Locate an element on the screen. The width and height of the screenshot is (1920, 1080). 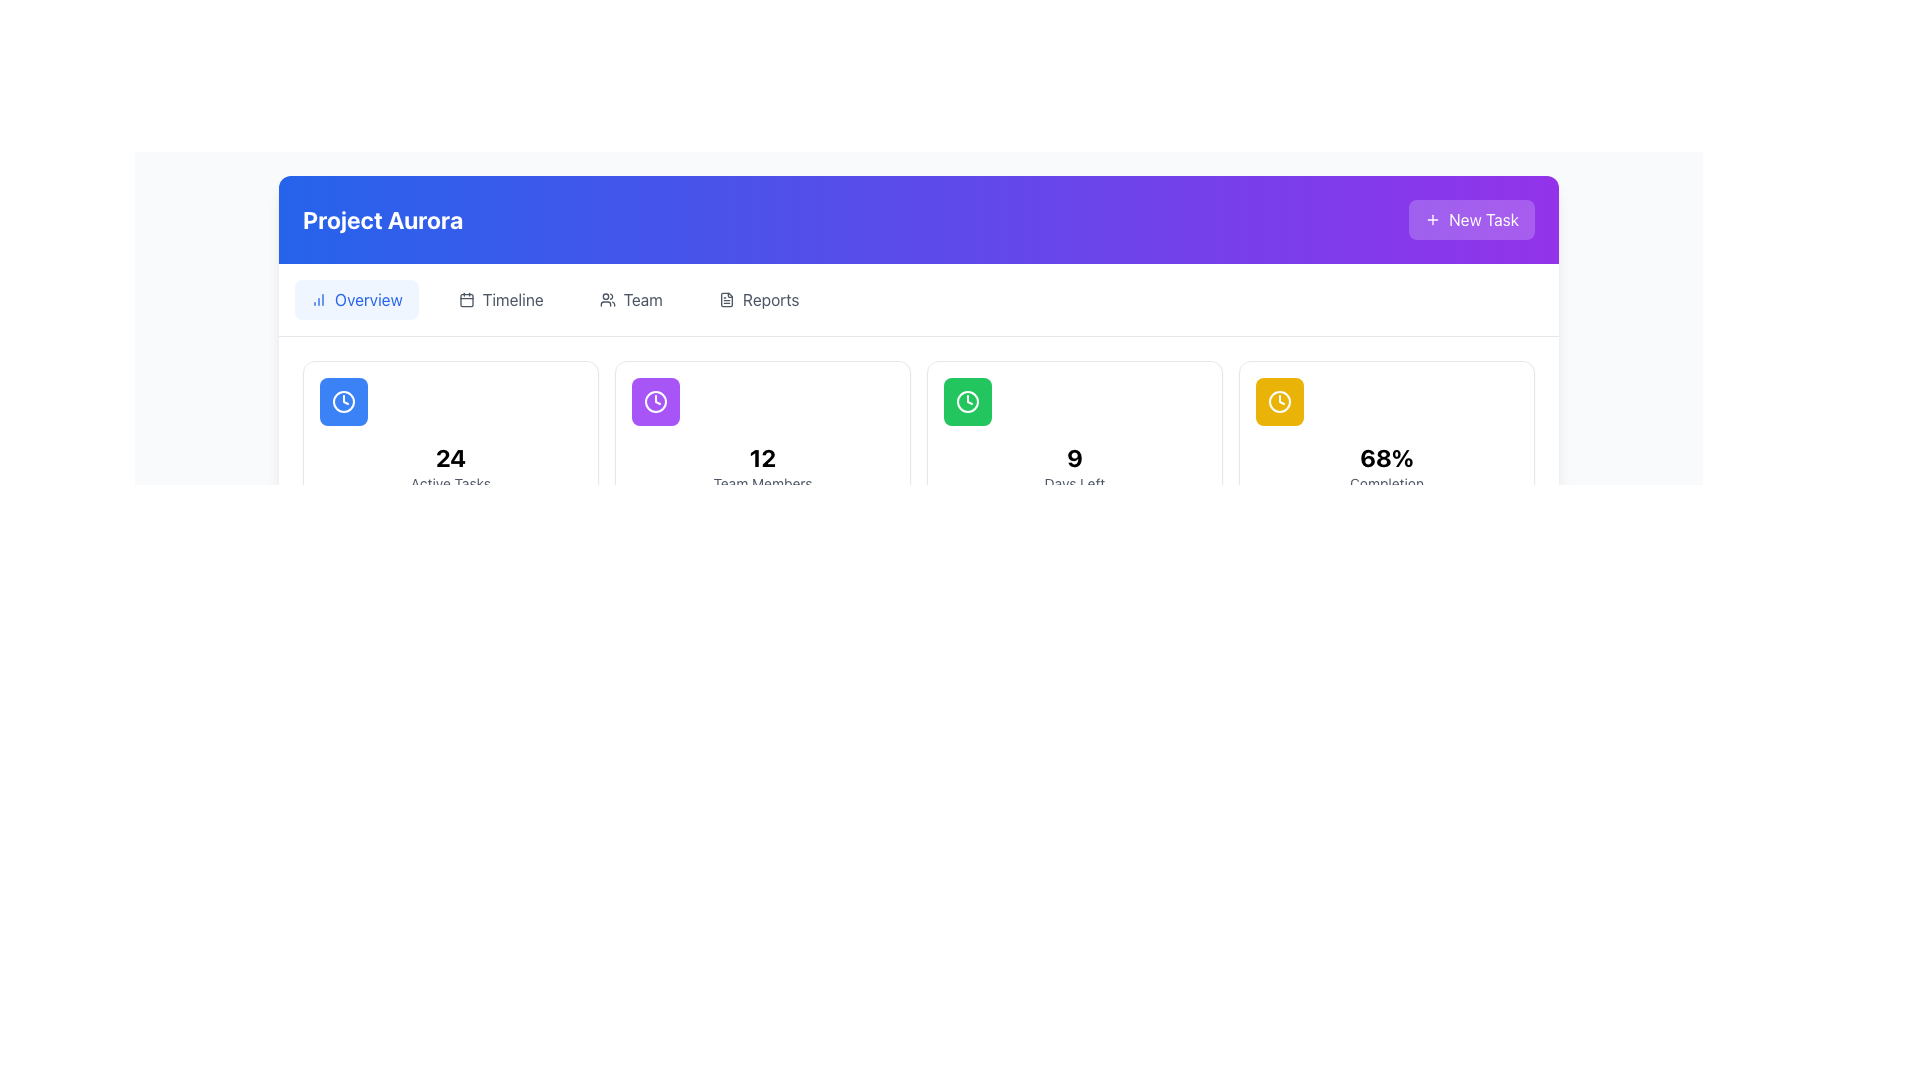
the 'Reports' text label in the navigation menu is located at coordinates (770, 300).